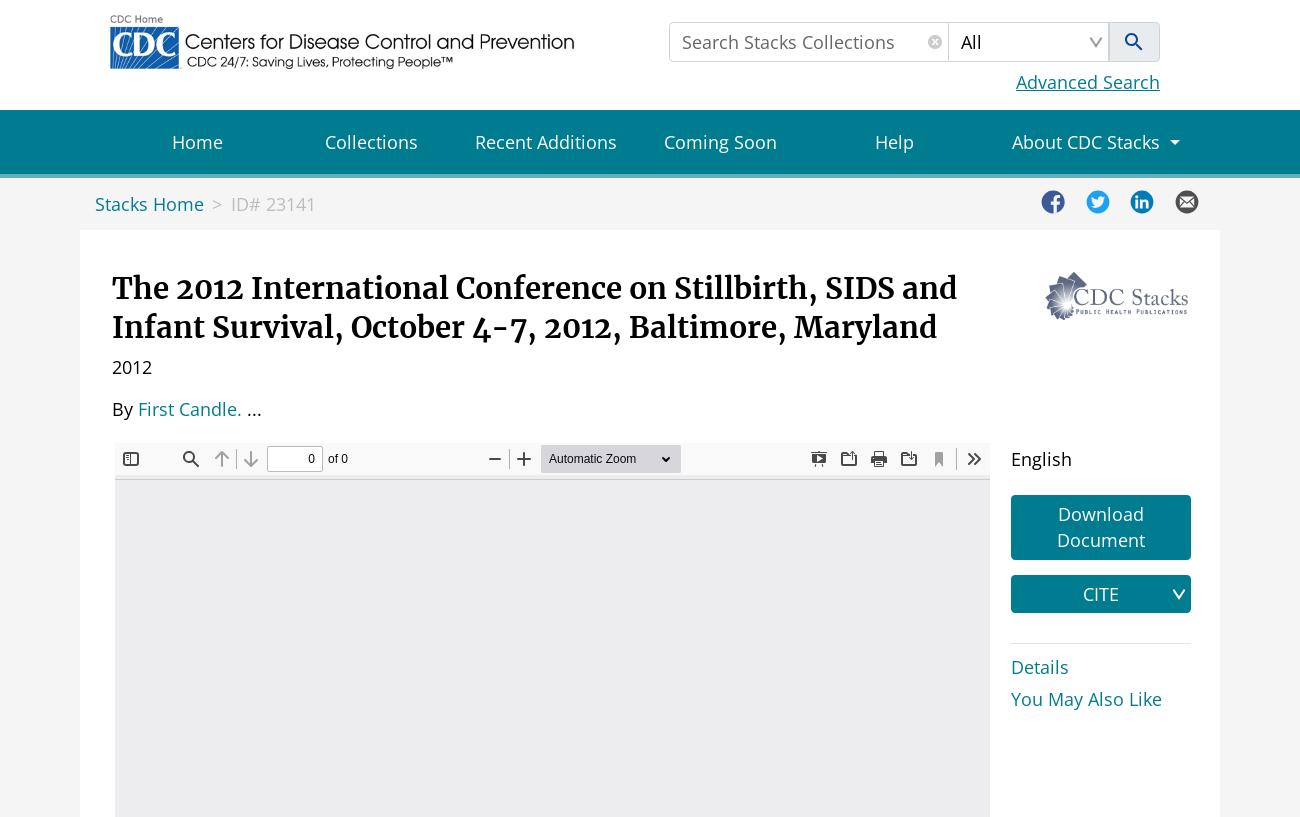 This screenshot has height=817, width=1300. Describe the element at coordinates (1099, 592) in the screenshot. I see `'CITE'` at that location.